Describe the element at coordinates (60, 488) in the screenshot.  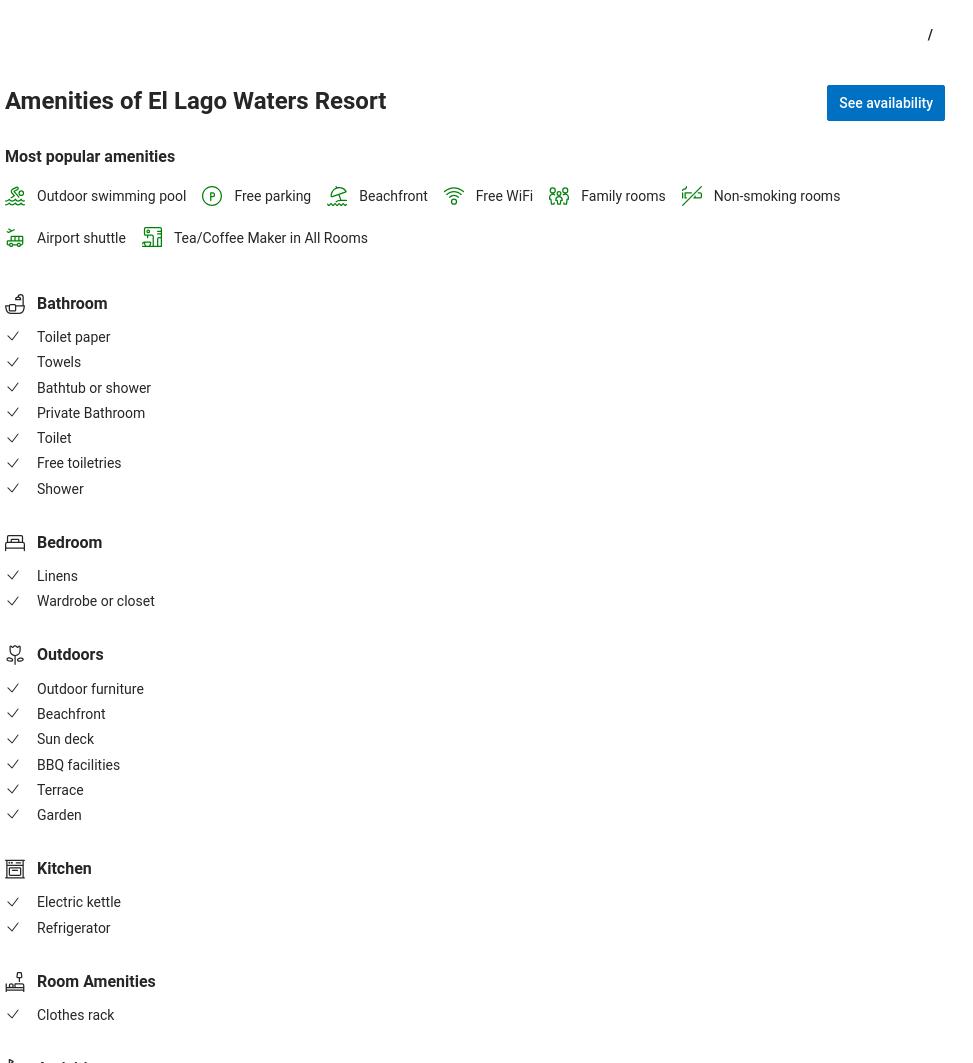
I see `'Shower'` at that location.